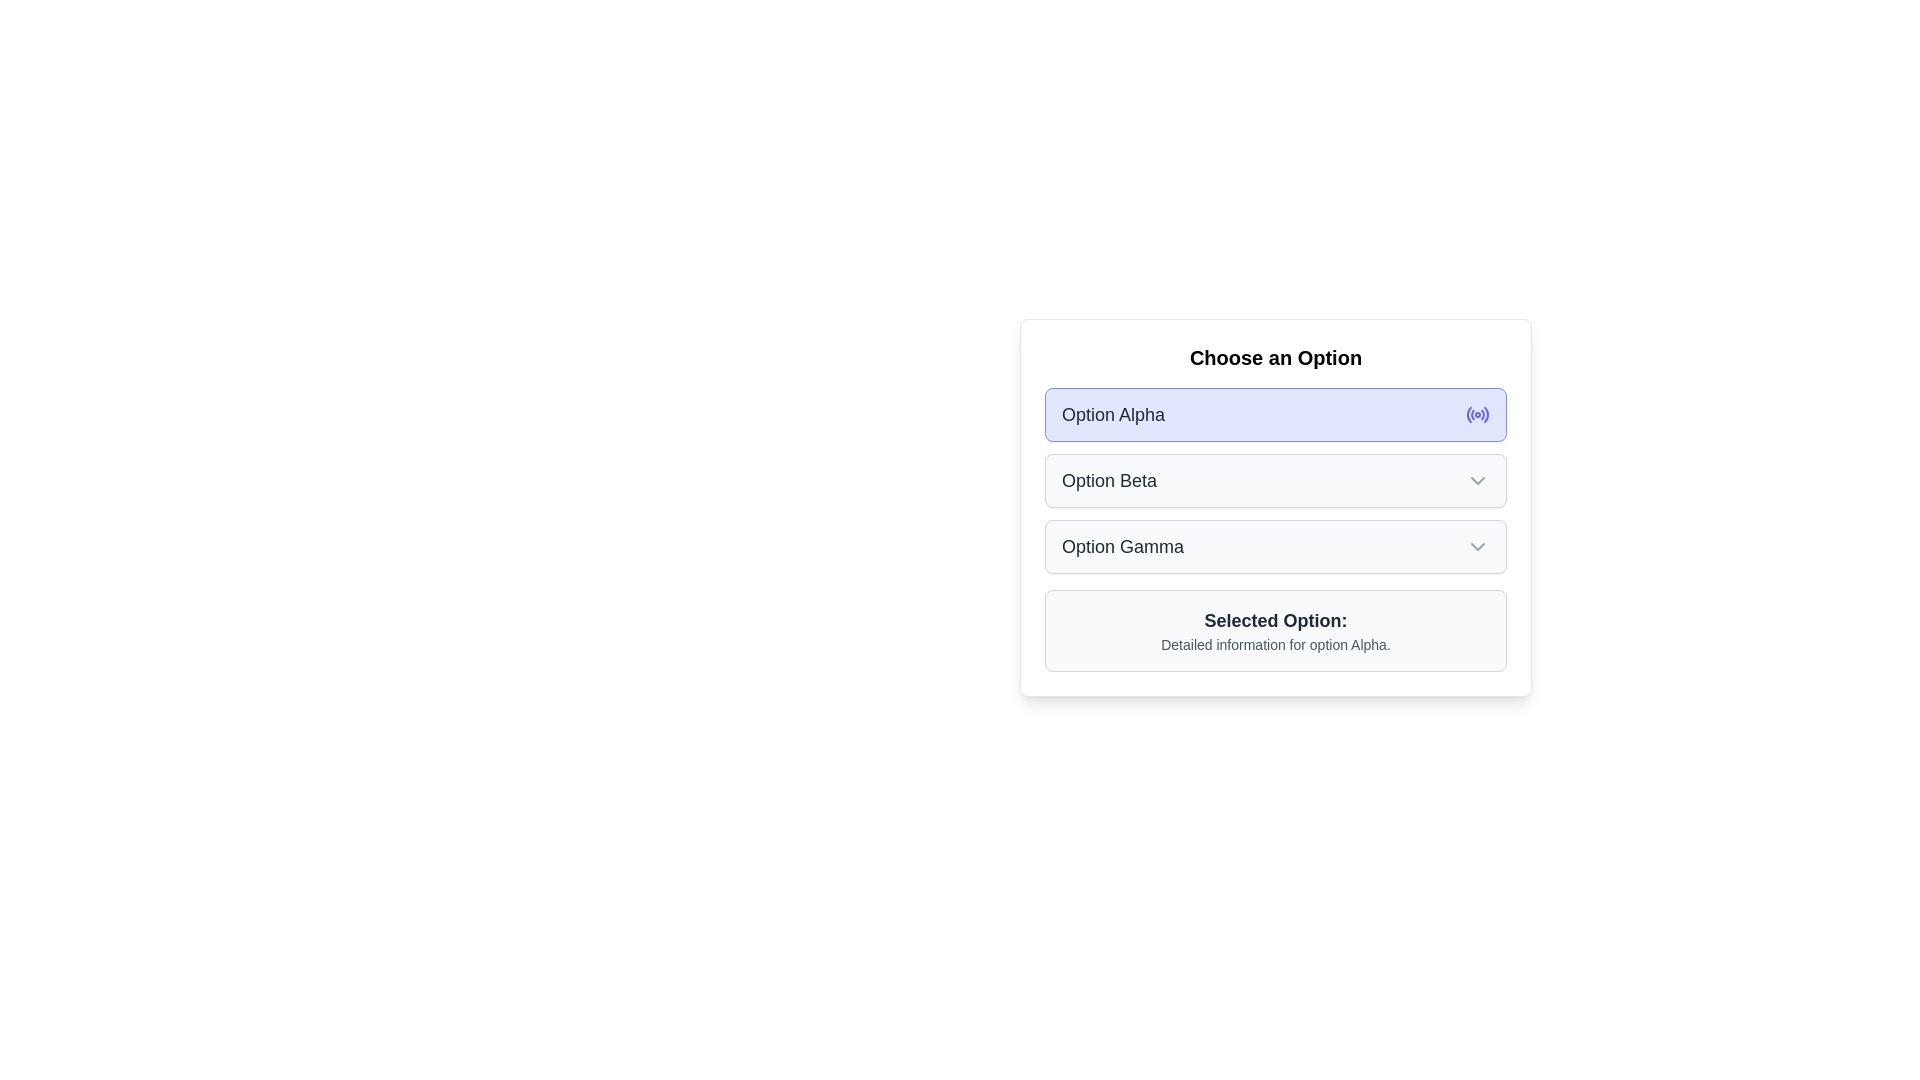 Image resolution: width=1920 pixels, height=1080 pixels. Describe the element at coordinates (1112, 414) in the screenshot. I see `the text label for the first listed option in the selection menu, which is positioned at the top of the list above 'Option Beta' and 'Option Gamma'` at that location.